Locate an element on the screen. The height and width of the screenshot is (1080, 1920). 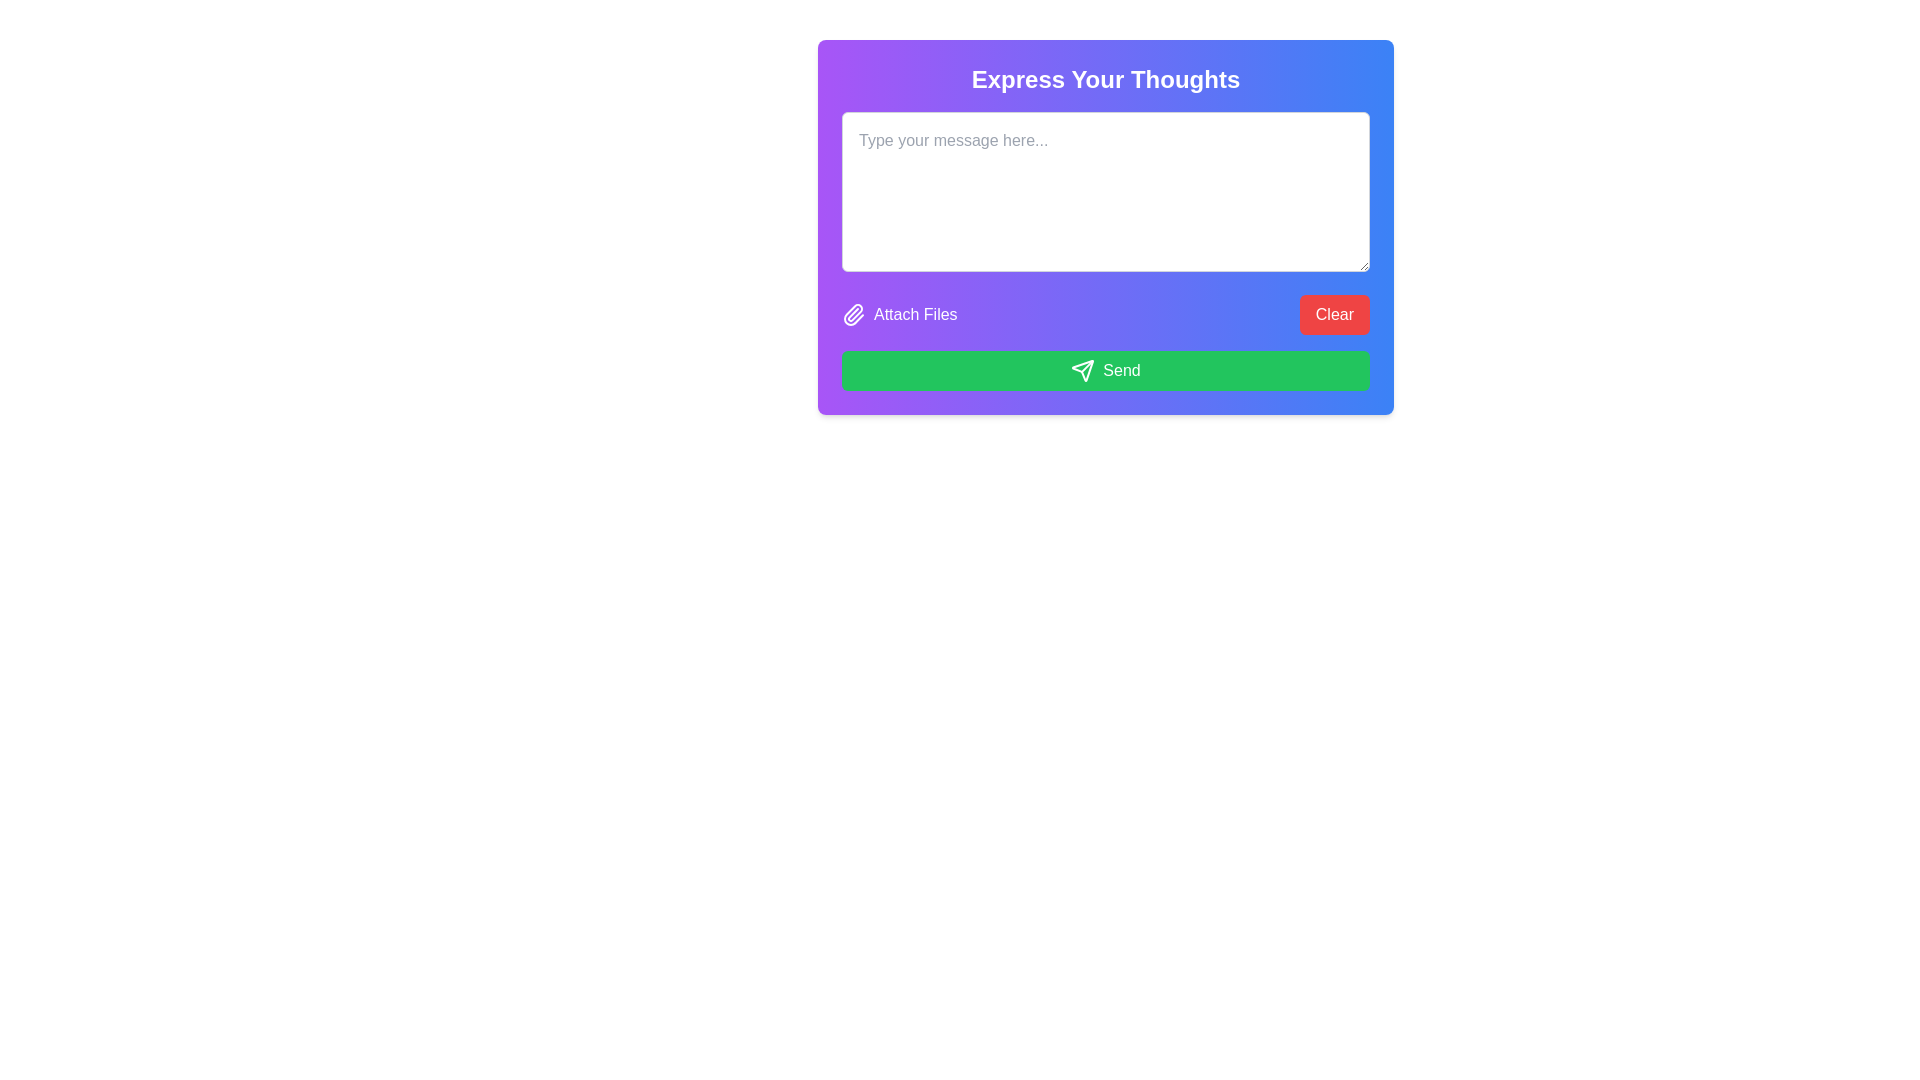
the 'send' icon, which resembles a paper airplane, located at the bottom center of the interface within a green button labeled 'Send' is located at coordinates (1082, 370).